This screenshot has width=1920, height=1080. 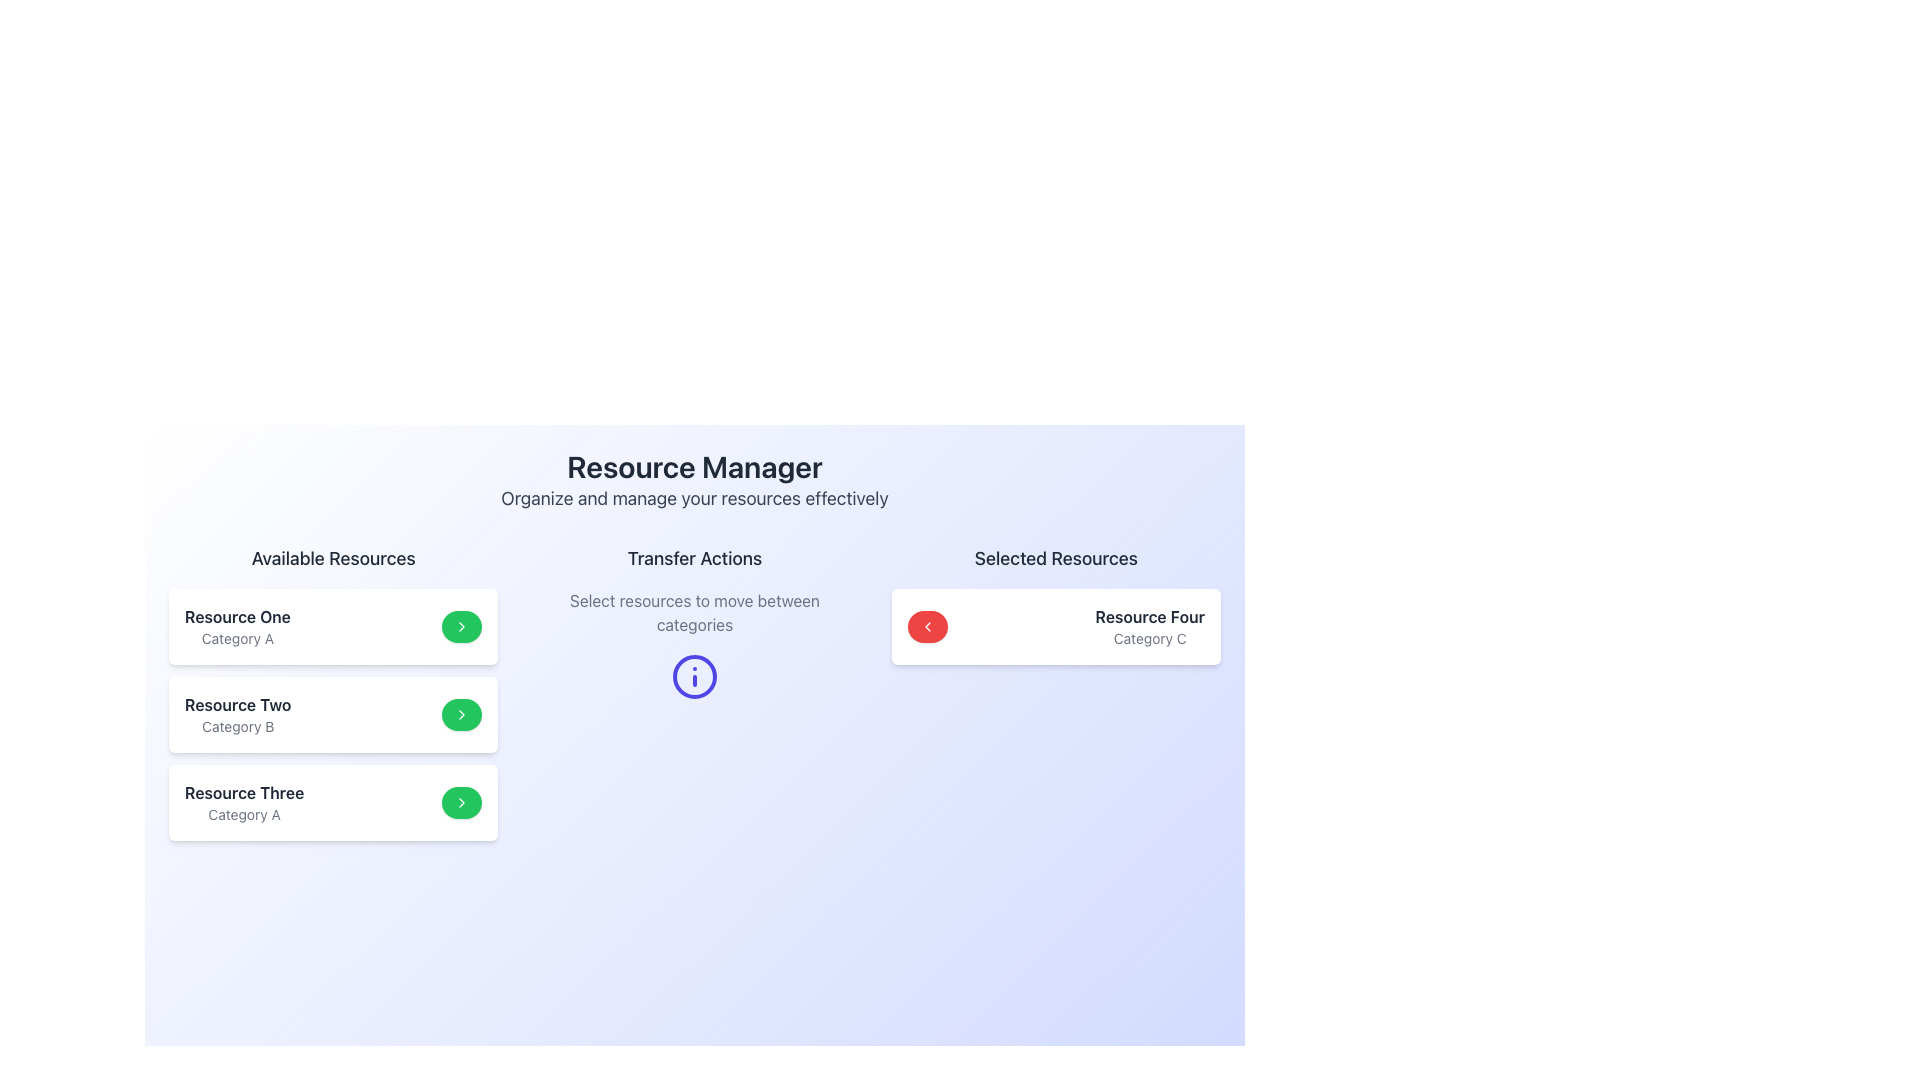 What do you see at coordinates (1150, 616) in the screenshot?
I see `the Text label that serves as a title for the 'Selected Resources' section, positioned above 'Category C'` at bounding box center [1150, 616].